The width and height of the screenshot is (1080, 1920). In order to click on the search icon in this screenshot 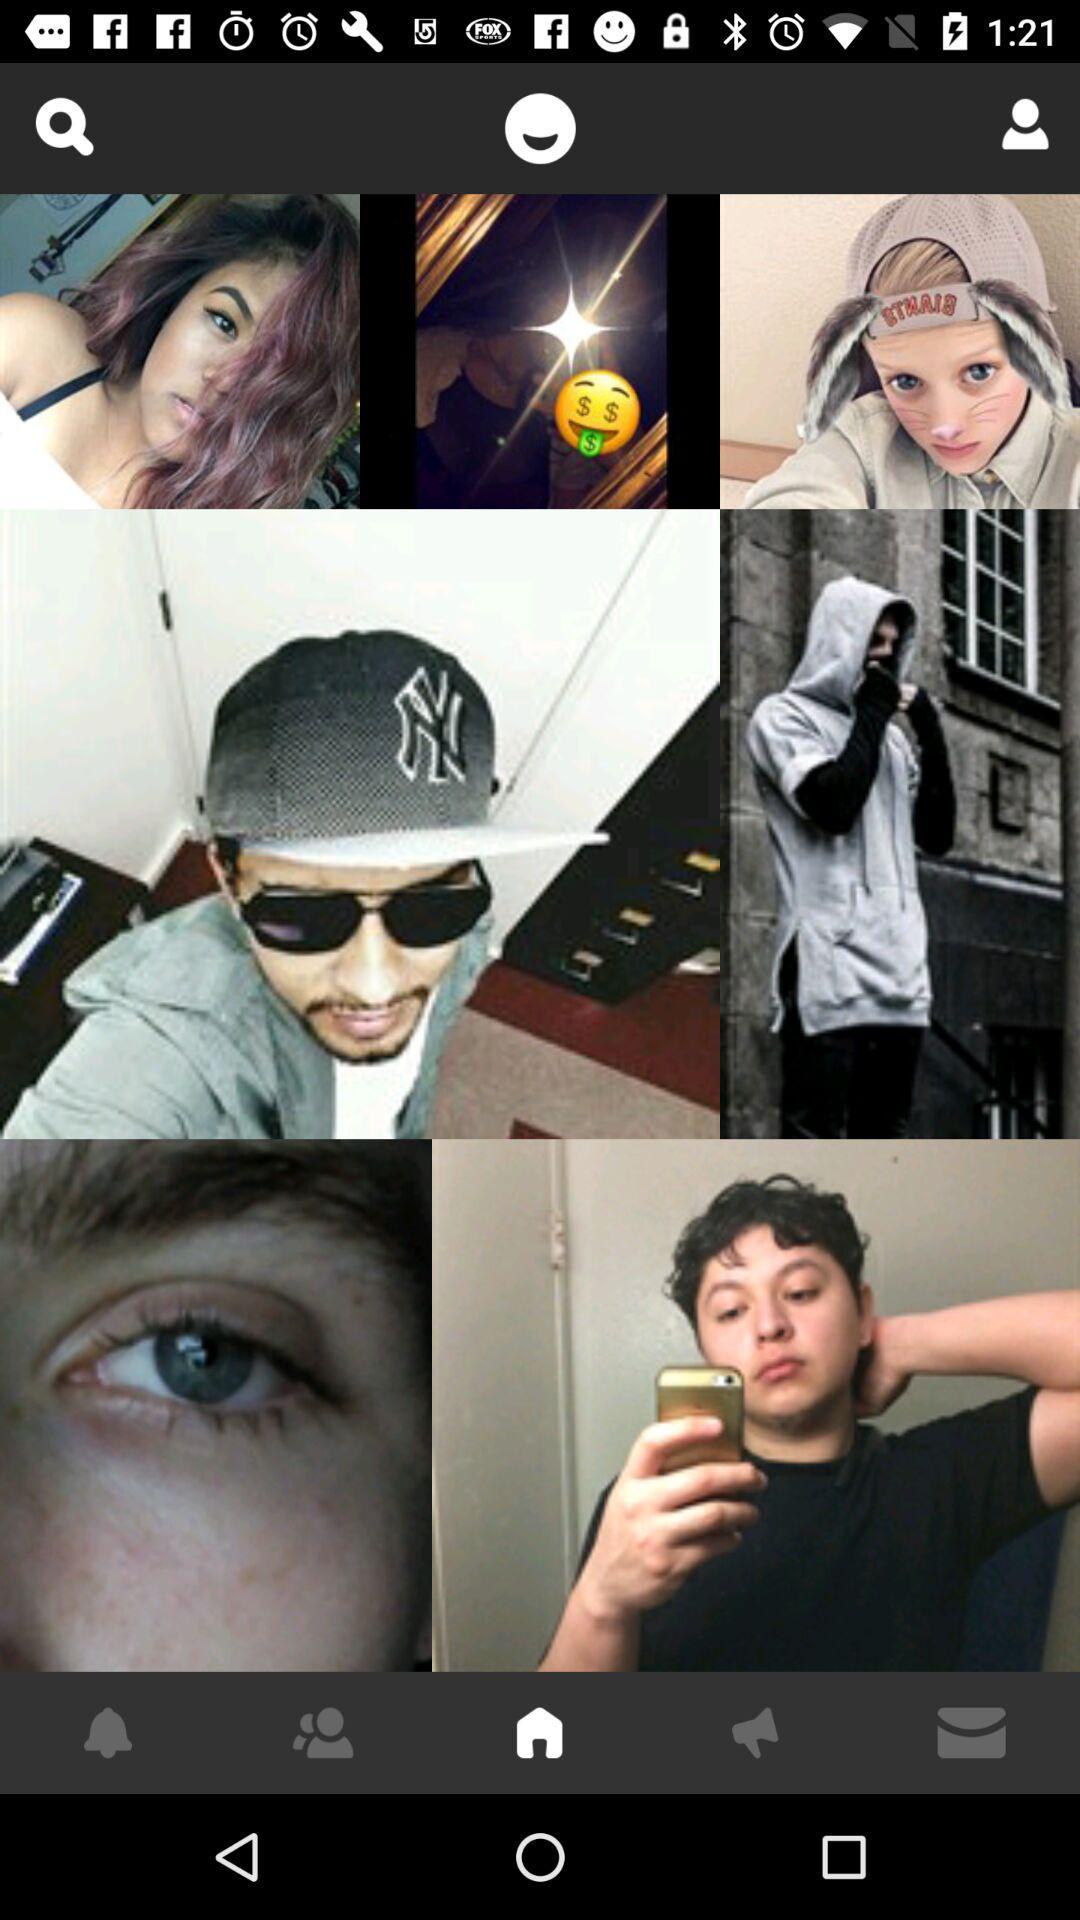, I will do `click(62, 125)`.